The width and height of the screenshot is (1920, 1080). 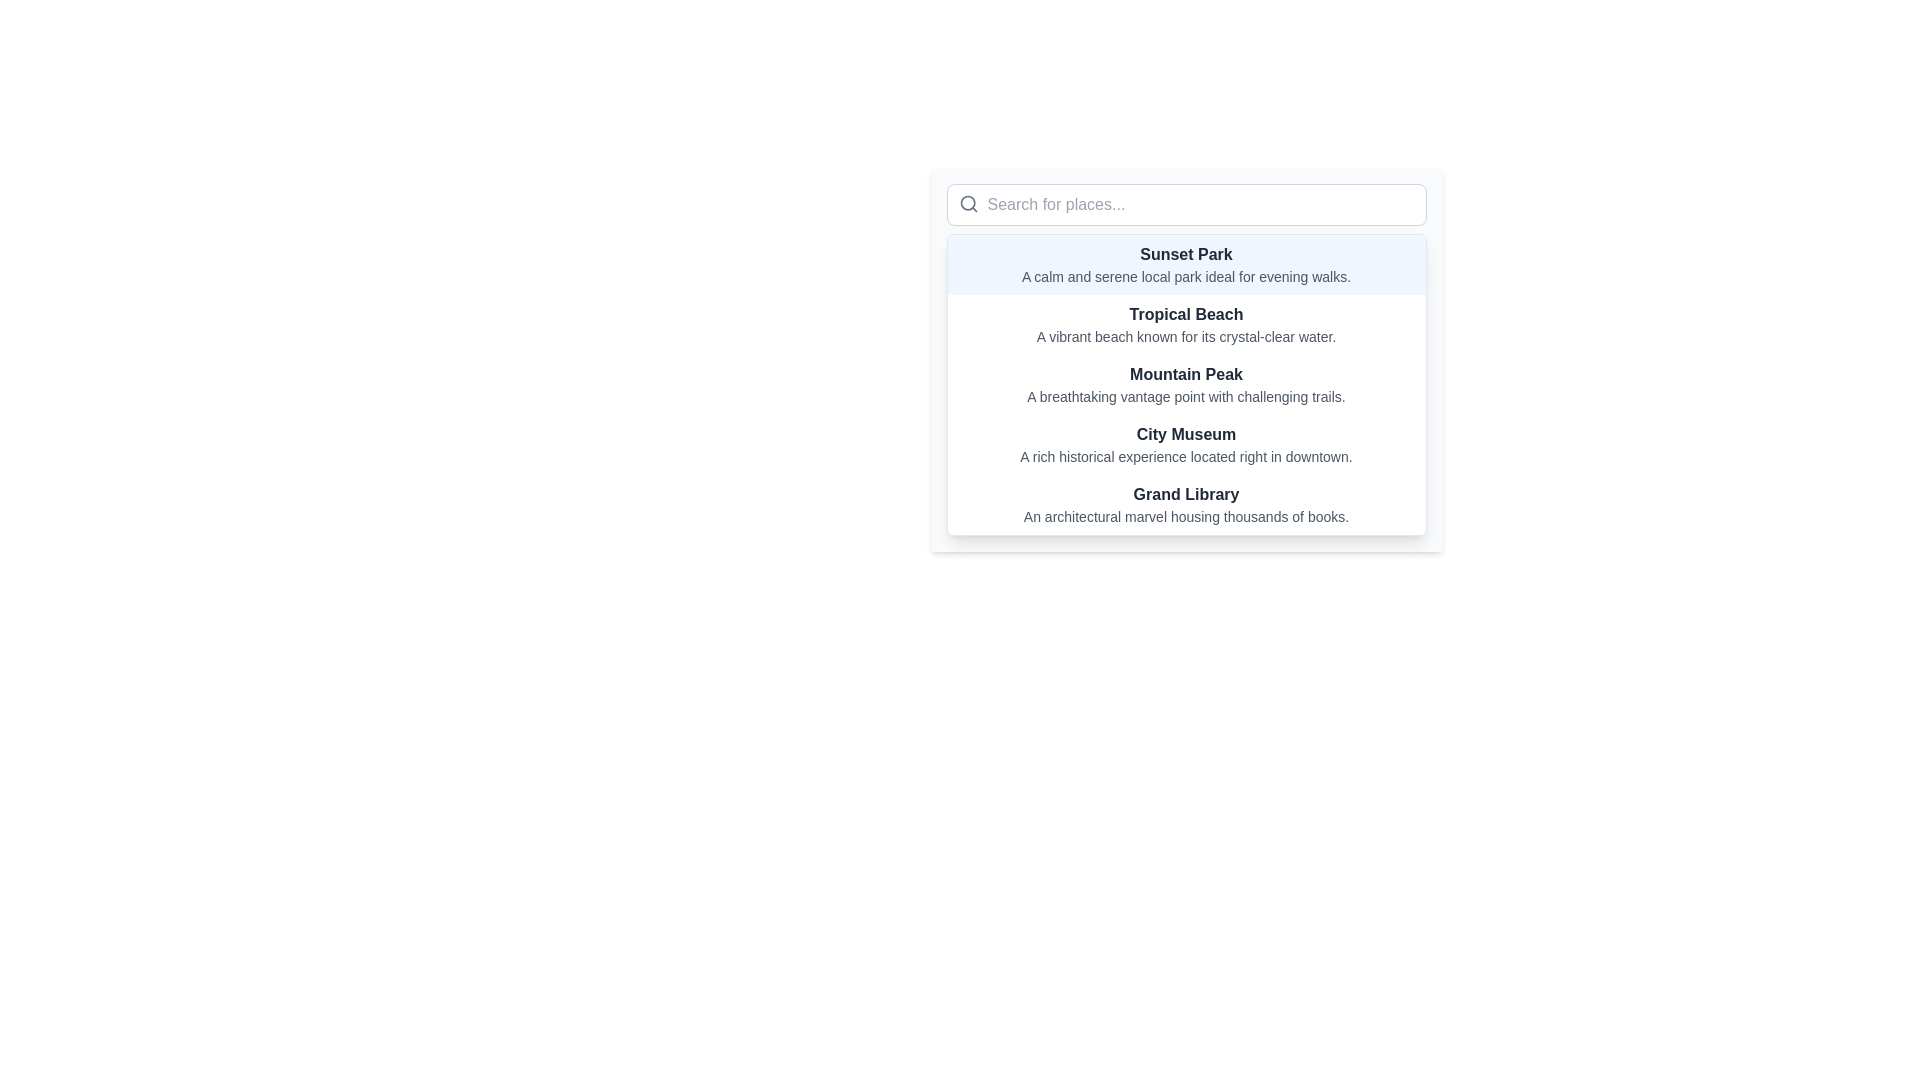 What do you see at coordinates (1186, 323) in the screenshot?
I see `the second list item labeled 'Tropical Beach', which is positioned in the middle of the visible list` at bounding box center [1186, 323].